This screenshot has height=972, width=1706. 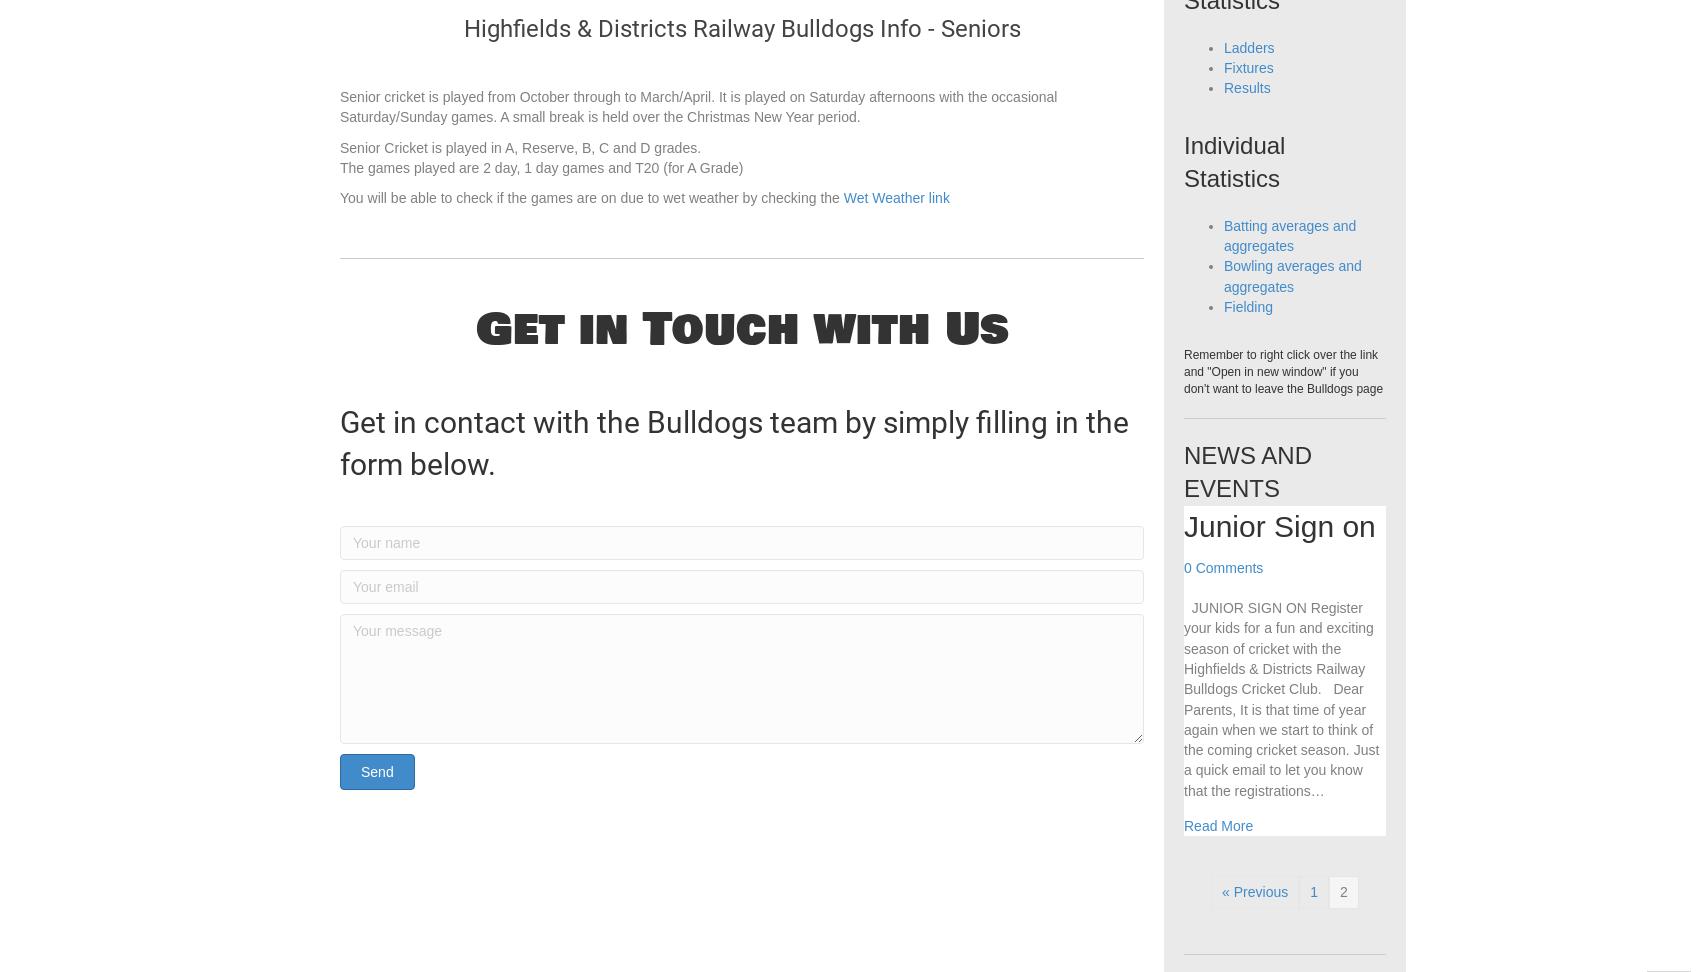 I want to click on '0 Comments', so click(x=1223, y=608).